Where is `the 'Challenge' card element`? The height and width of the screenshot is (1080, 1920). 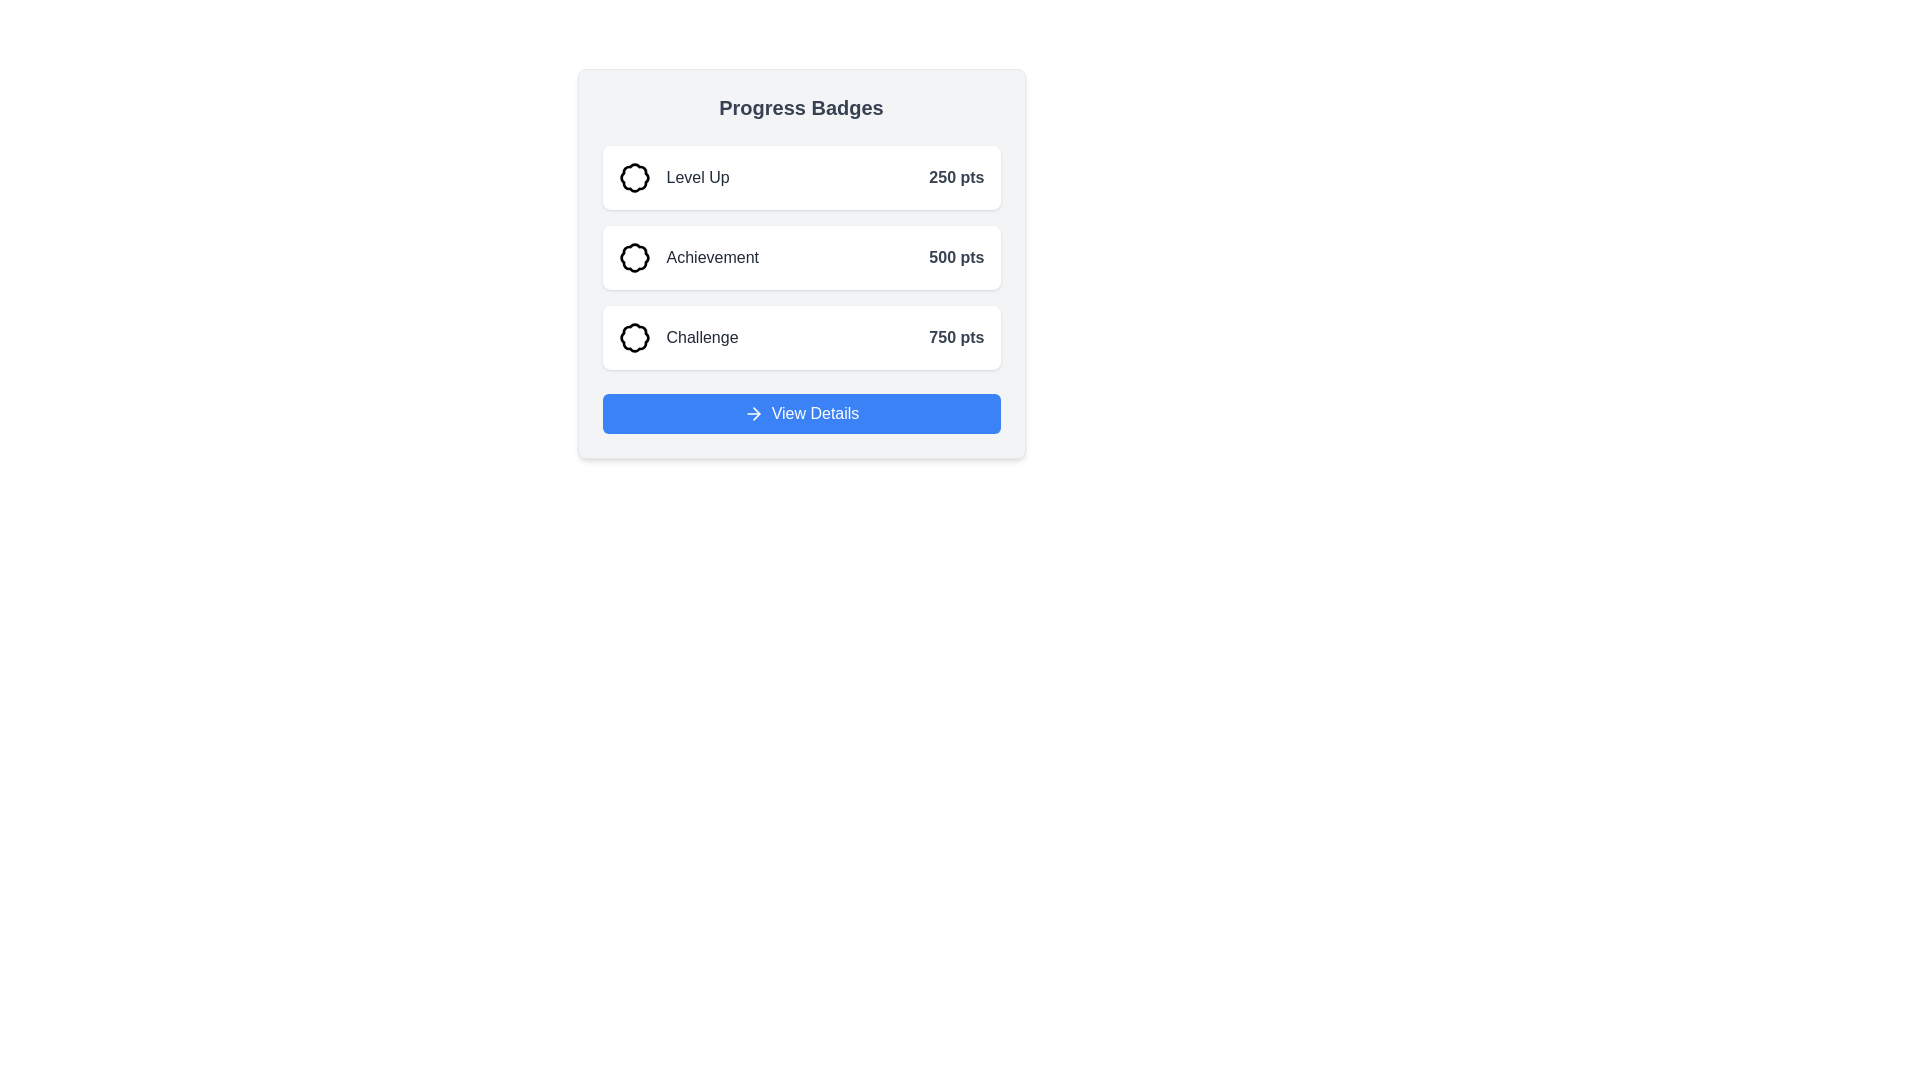 the 'Challenge' card element is located at coordinates (801, 337).